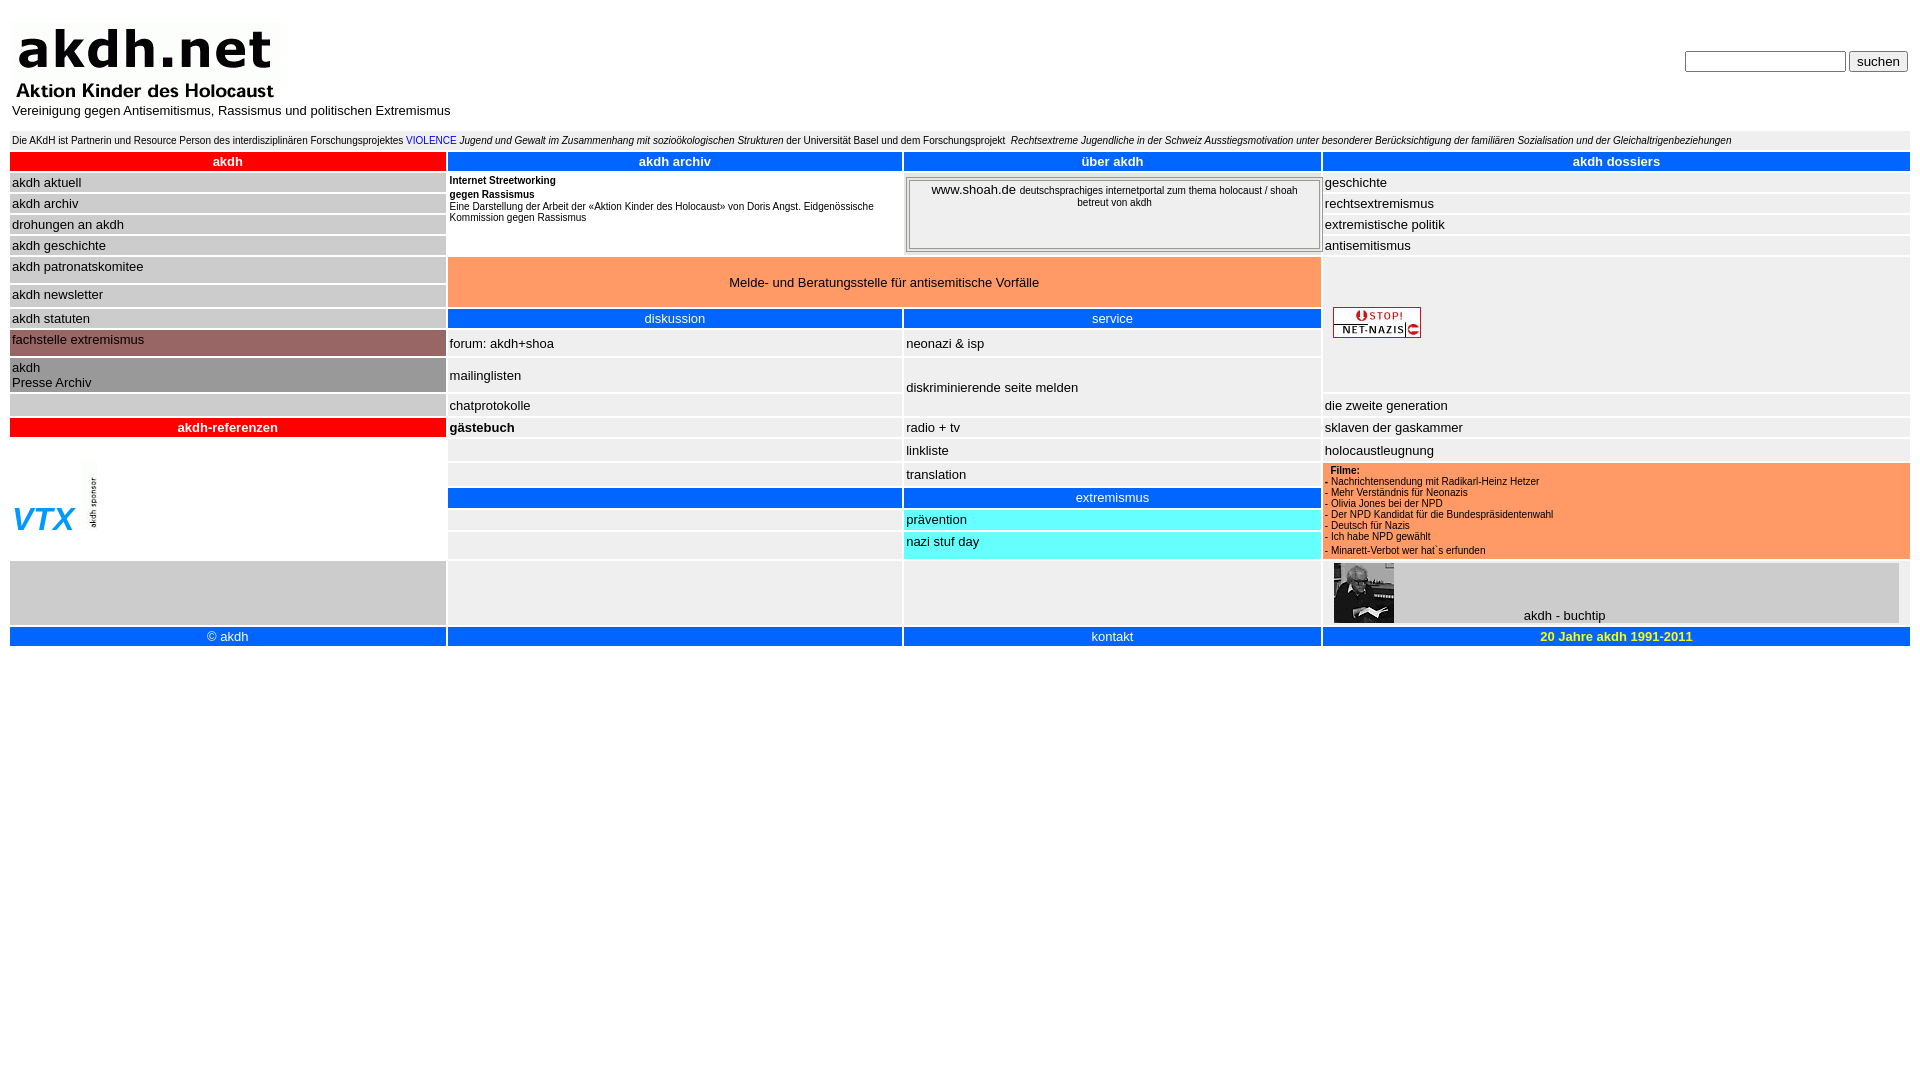 This screenshot has width=1920, height=1080. I want to click on 'VTX', so click(43, 518).